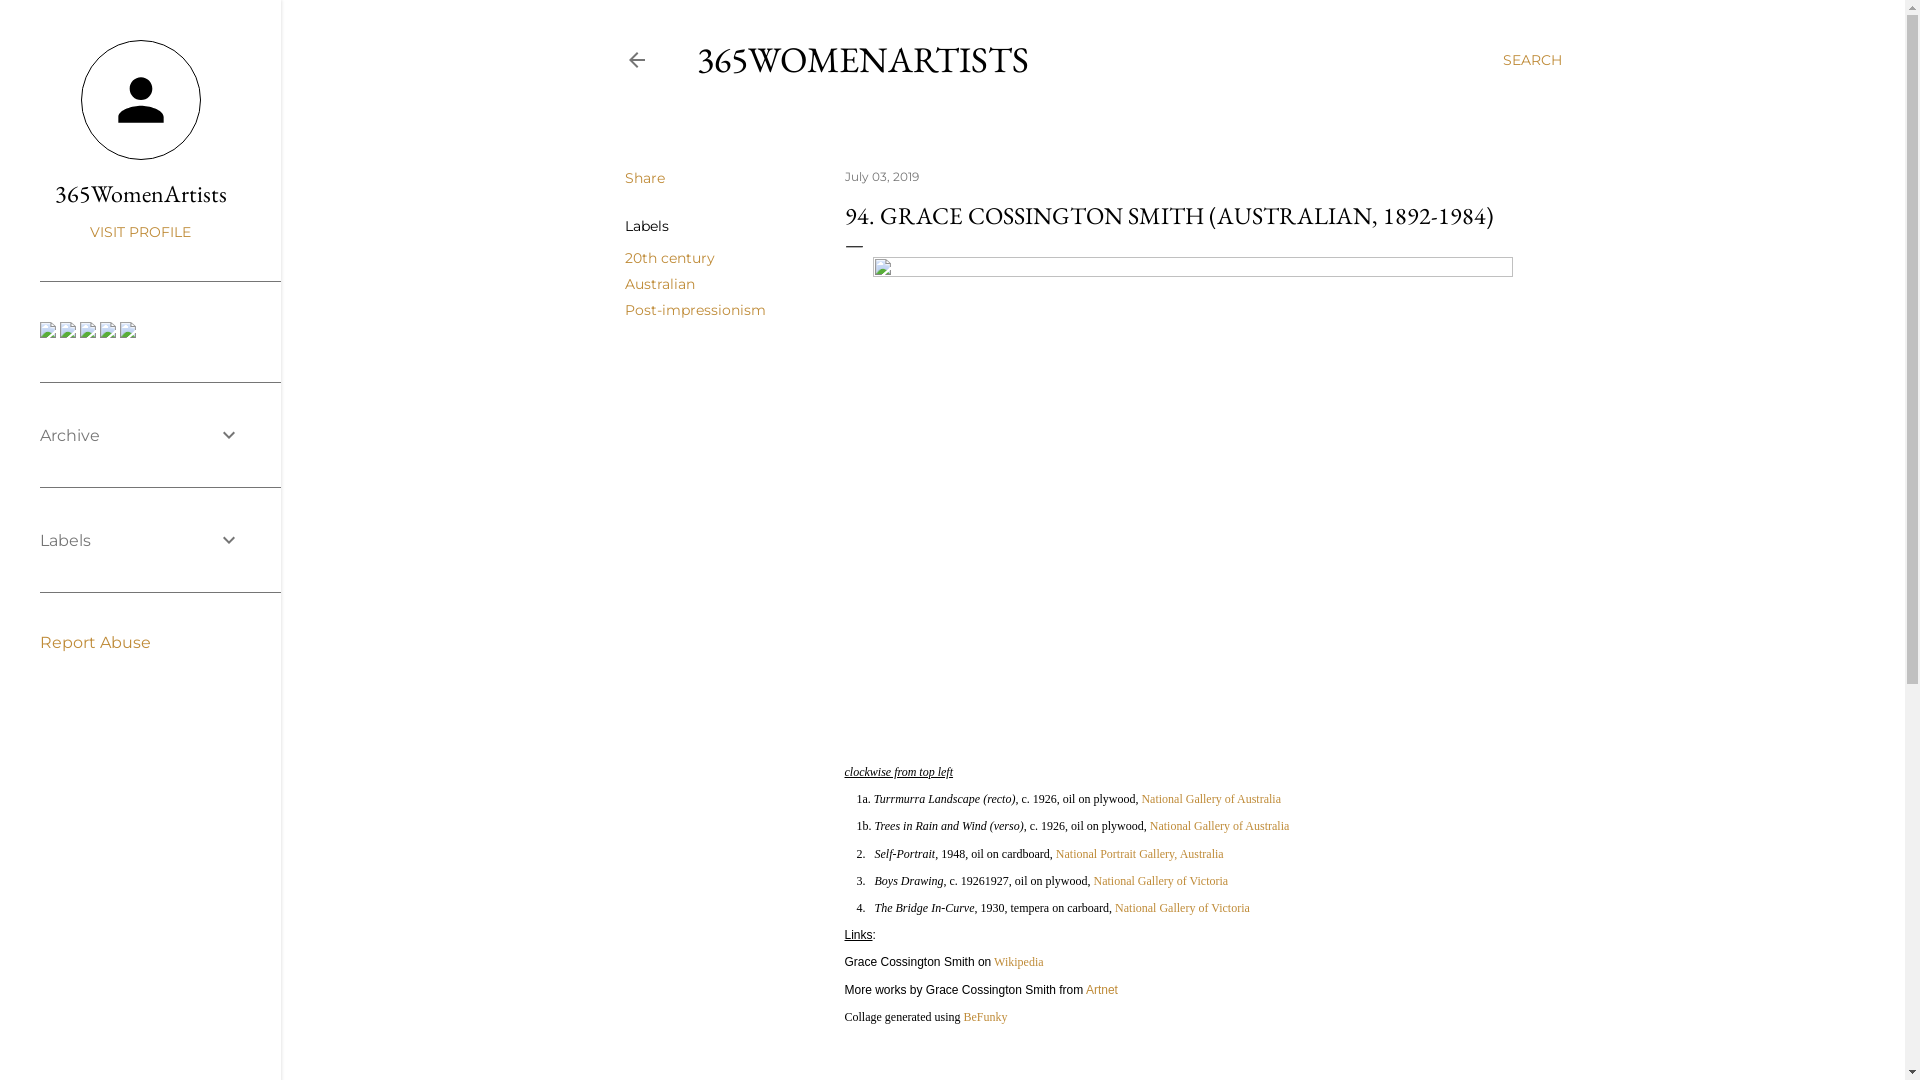  I want to click on 'VISIT PROFILE', so click(139, 230).